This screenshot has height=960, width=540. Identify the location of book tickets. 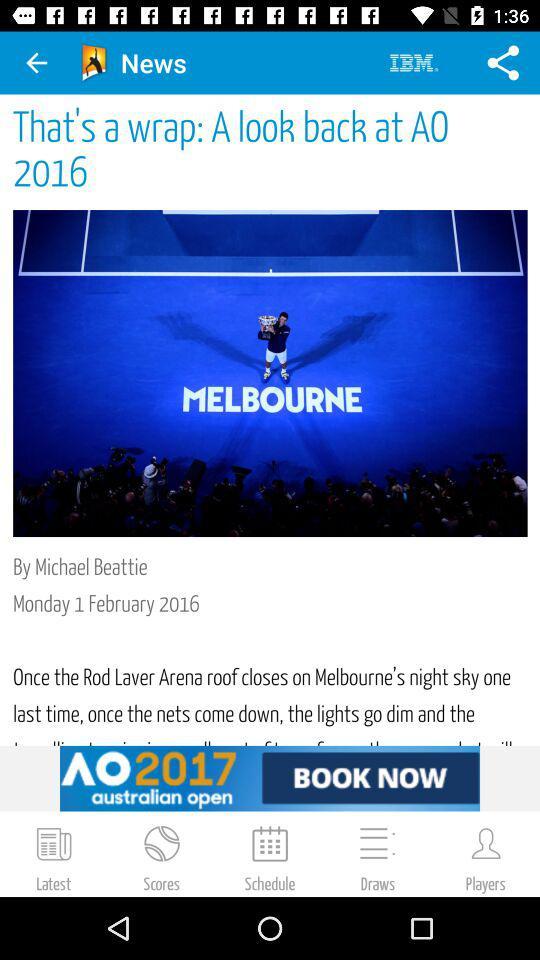
(270, 777).